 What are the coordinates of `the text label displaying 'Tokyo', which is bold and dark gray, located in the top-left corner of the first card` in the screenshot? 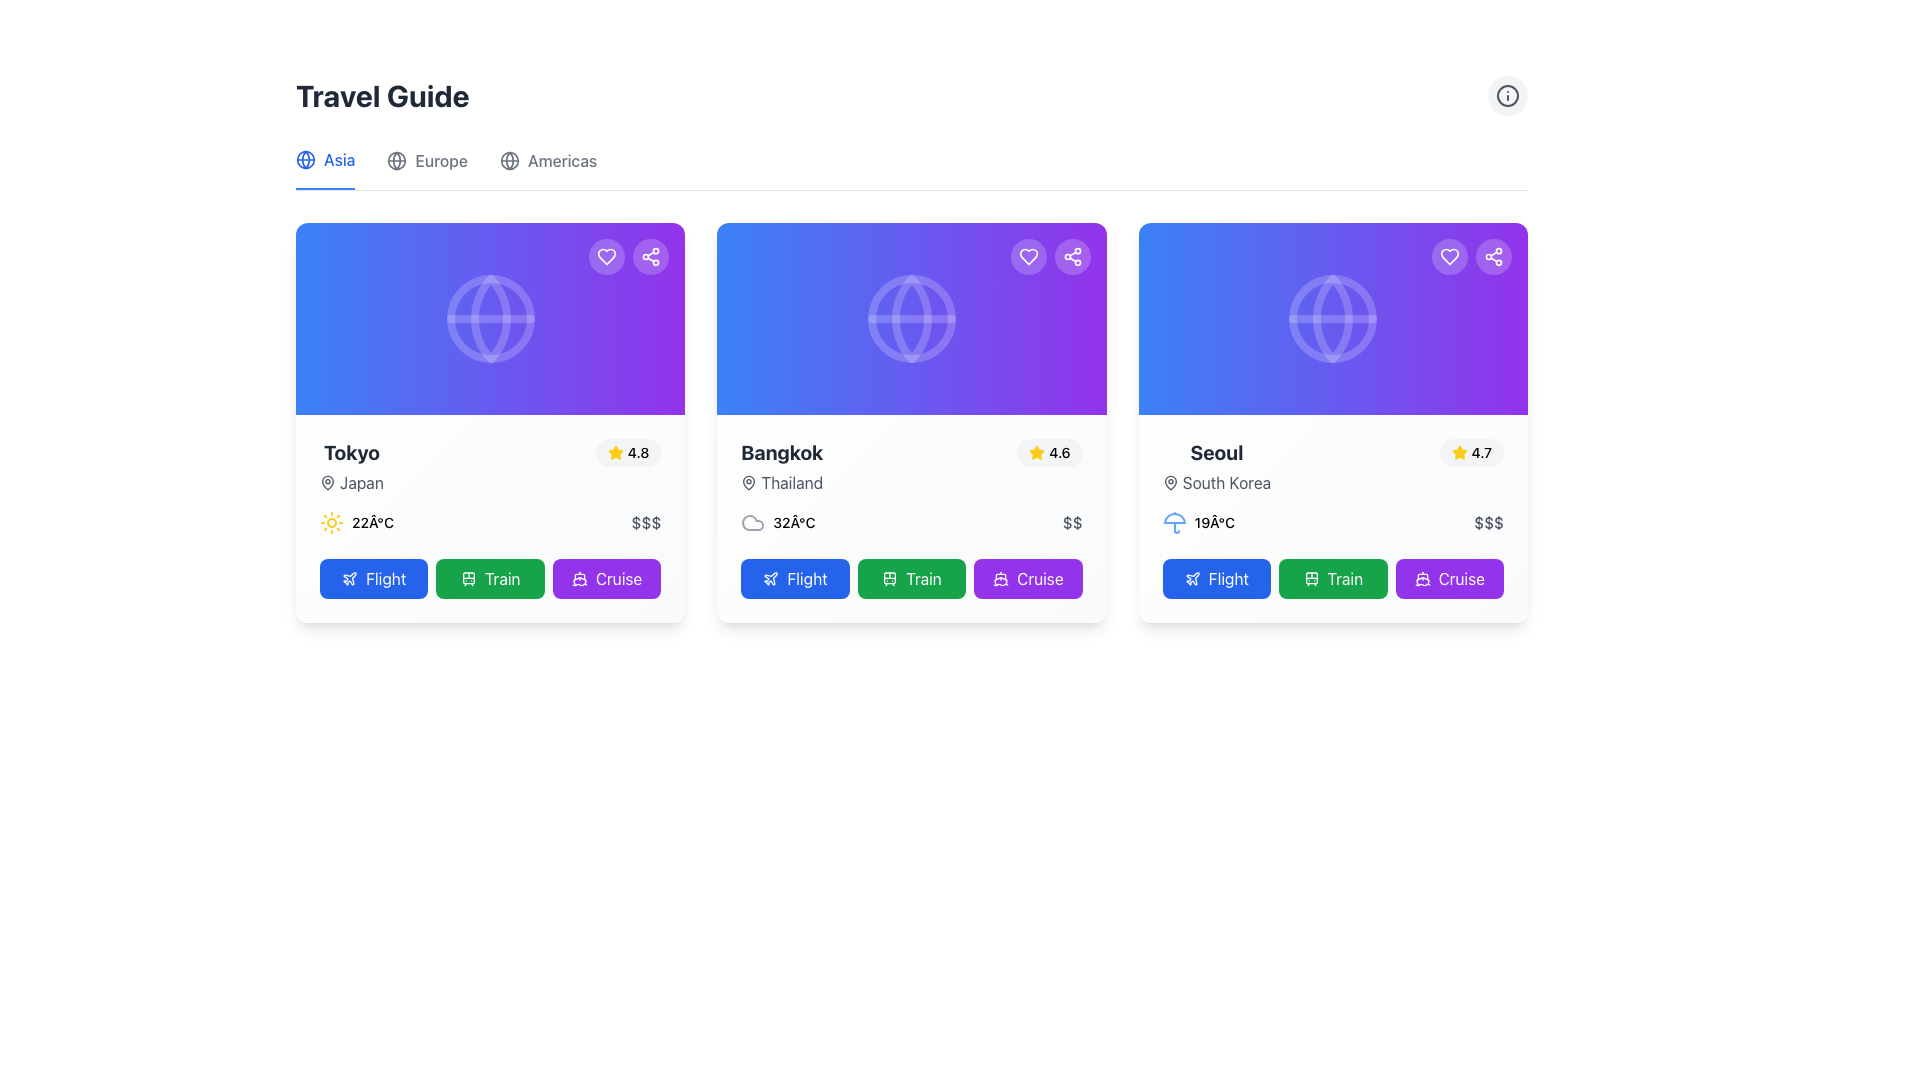 It's located at (351, 452).